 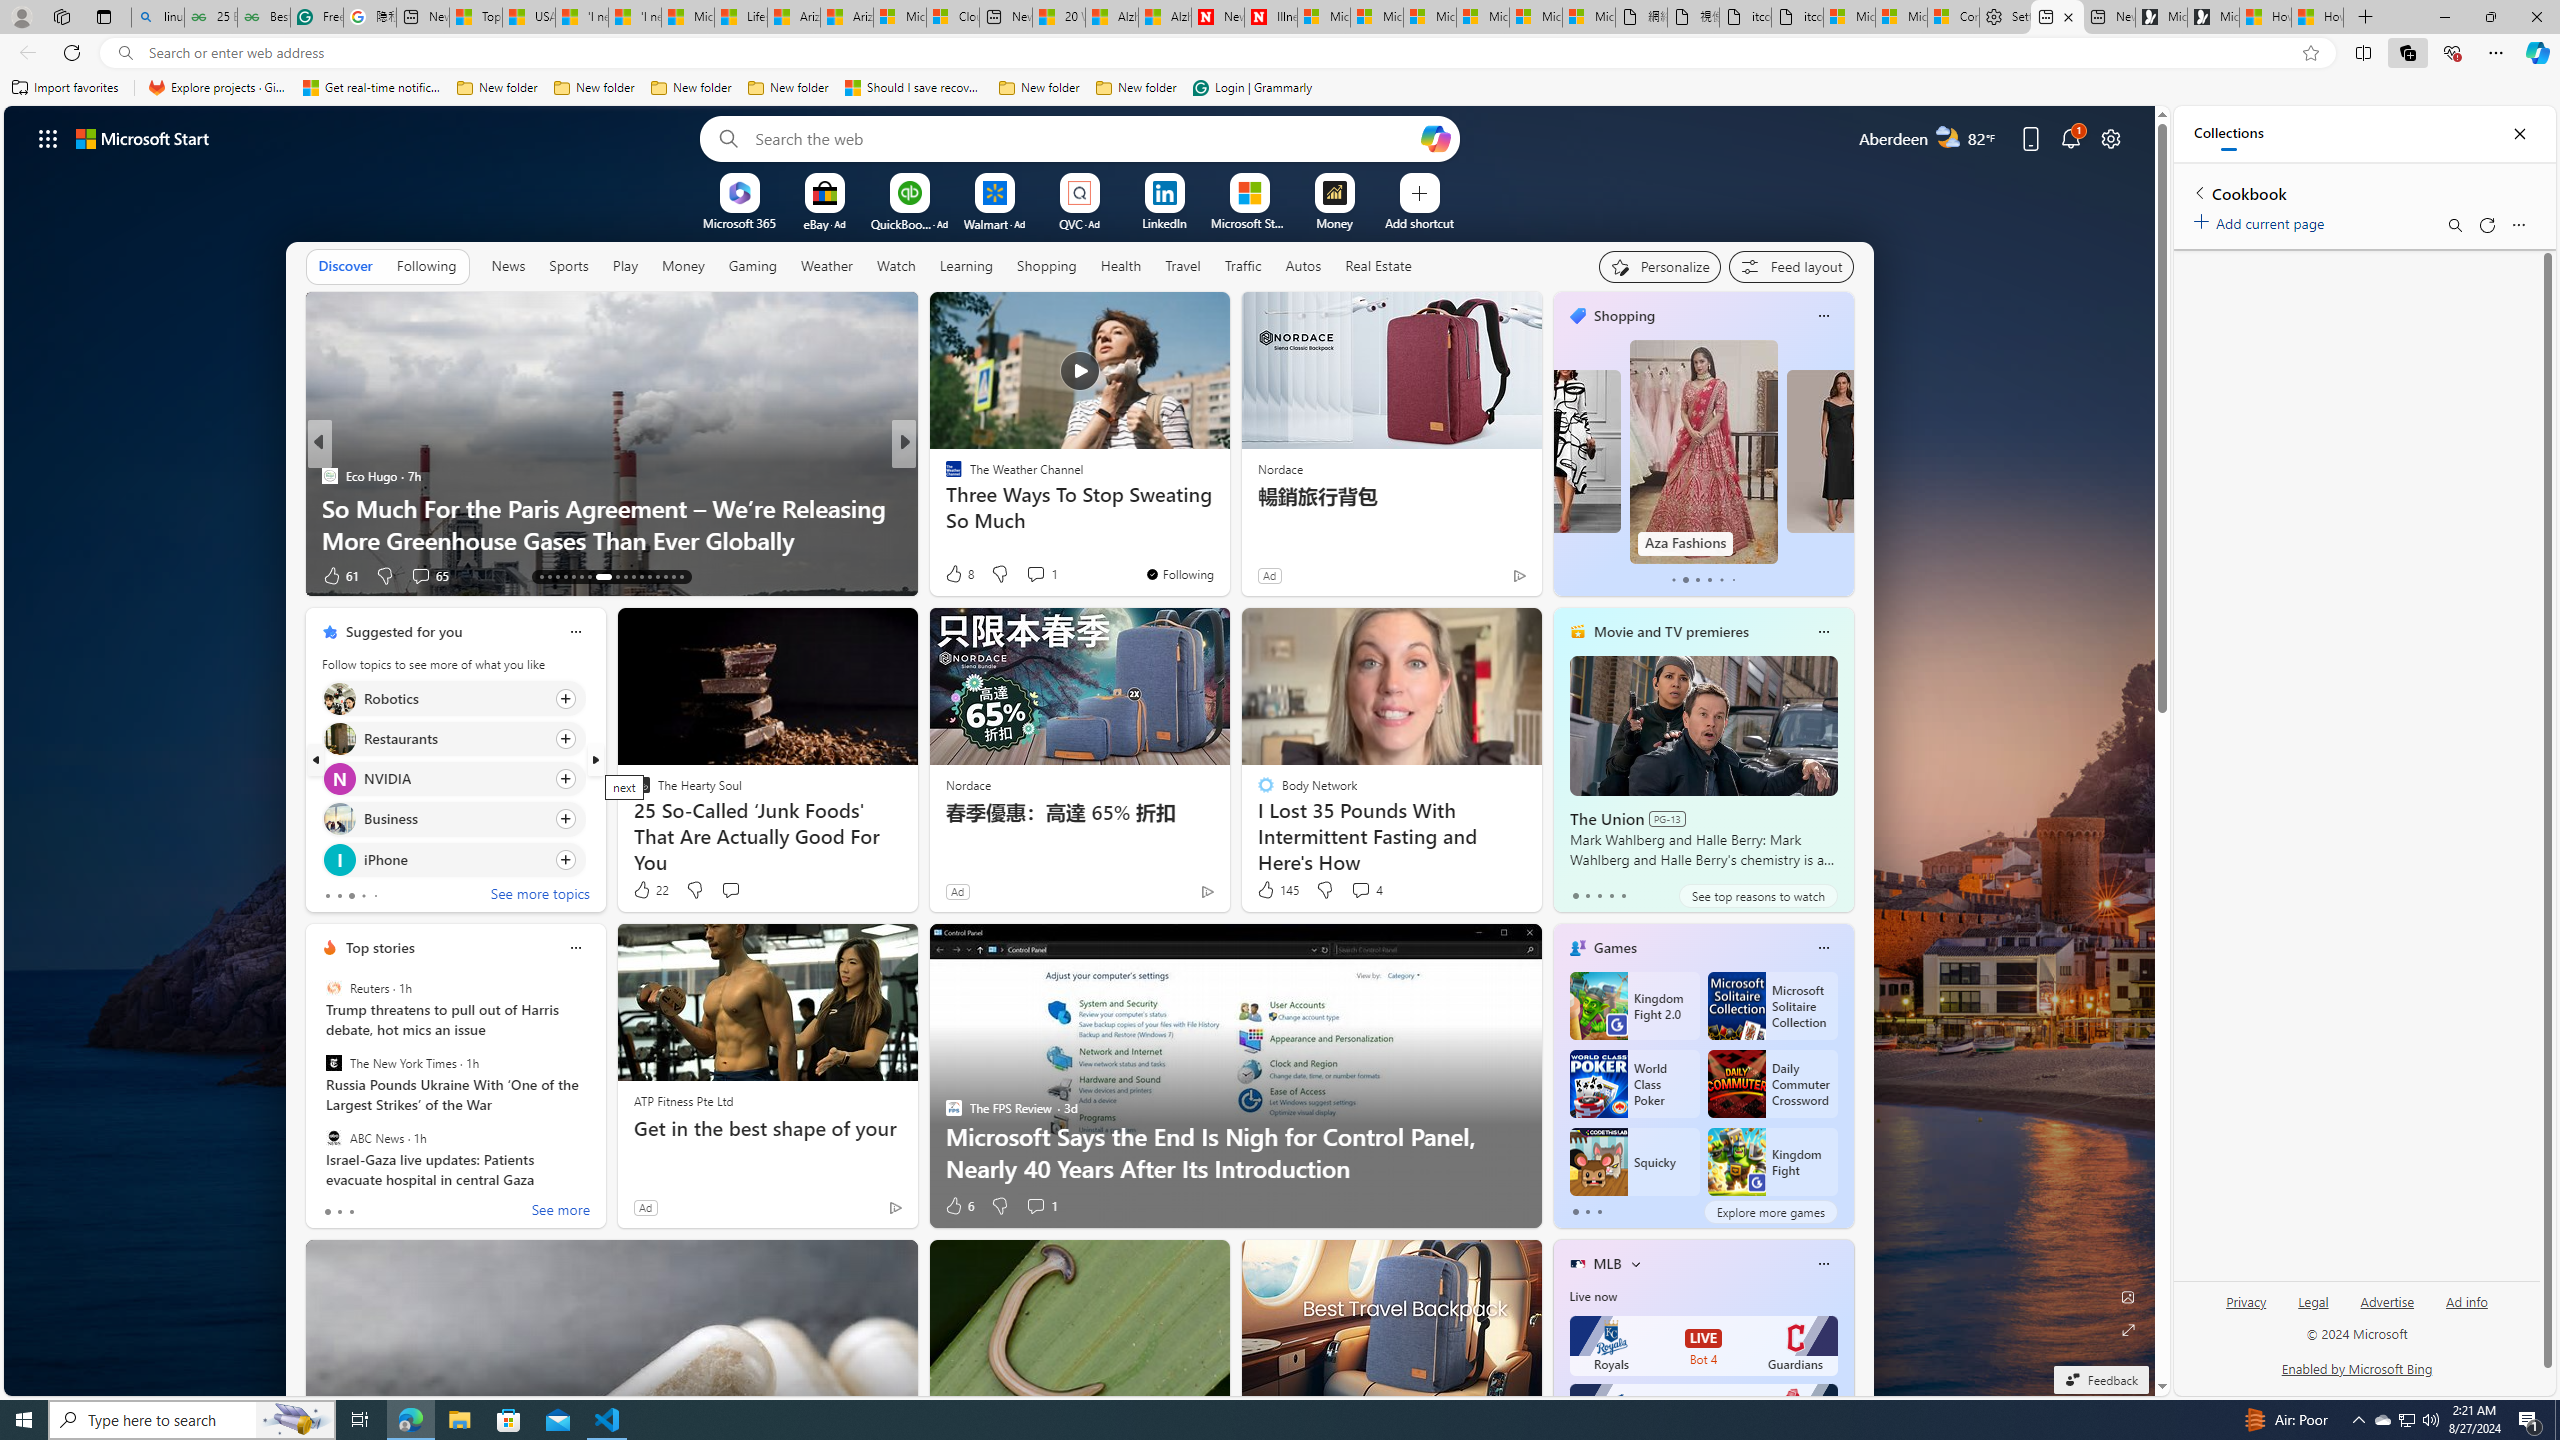 What do you see at coordinates (945, 474) in the screenshot?
I see `'Wealth of Geeks'` at bounding box center [945, 474].